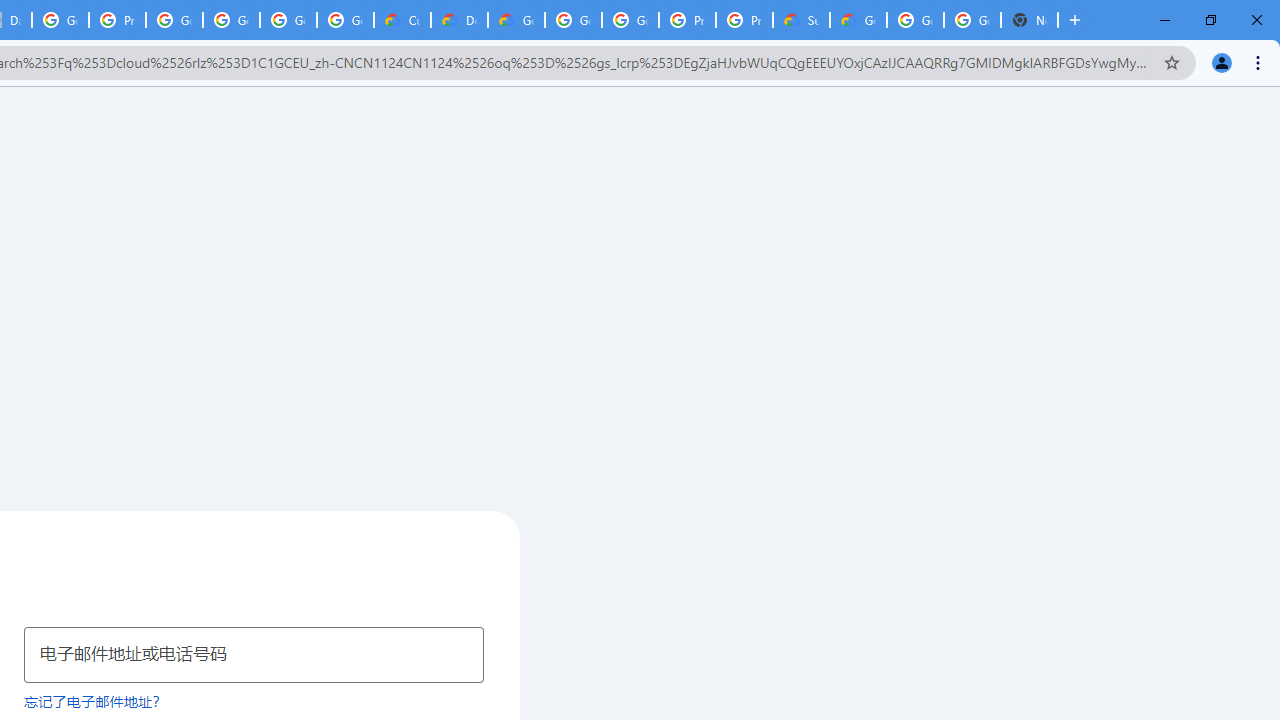  I want to click on 'Google Cloud Platform', so click(972, 20).